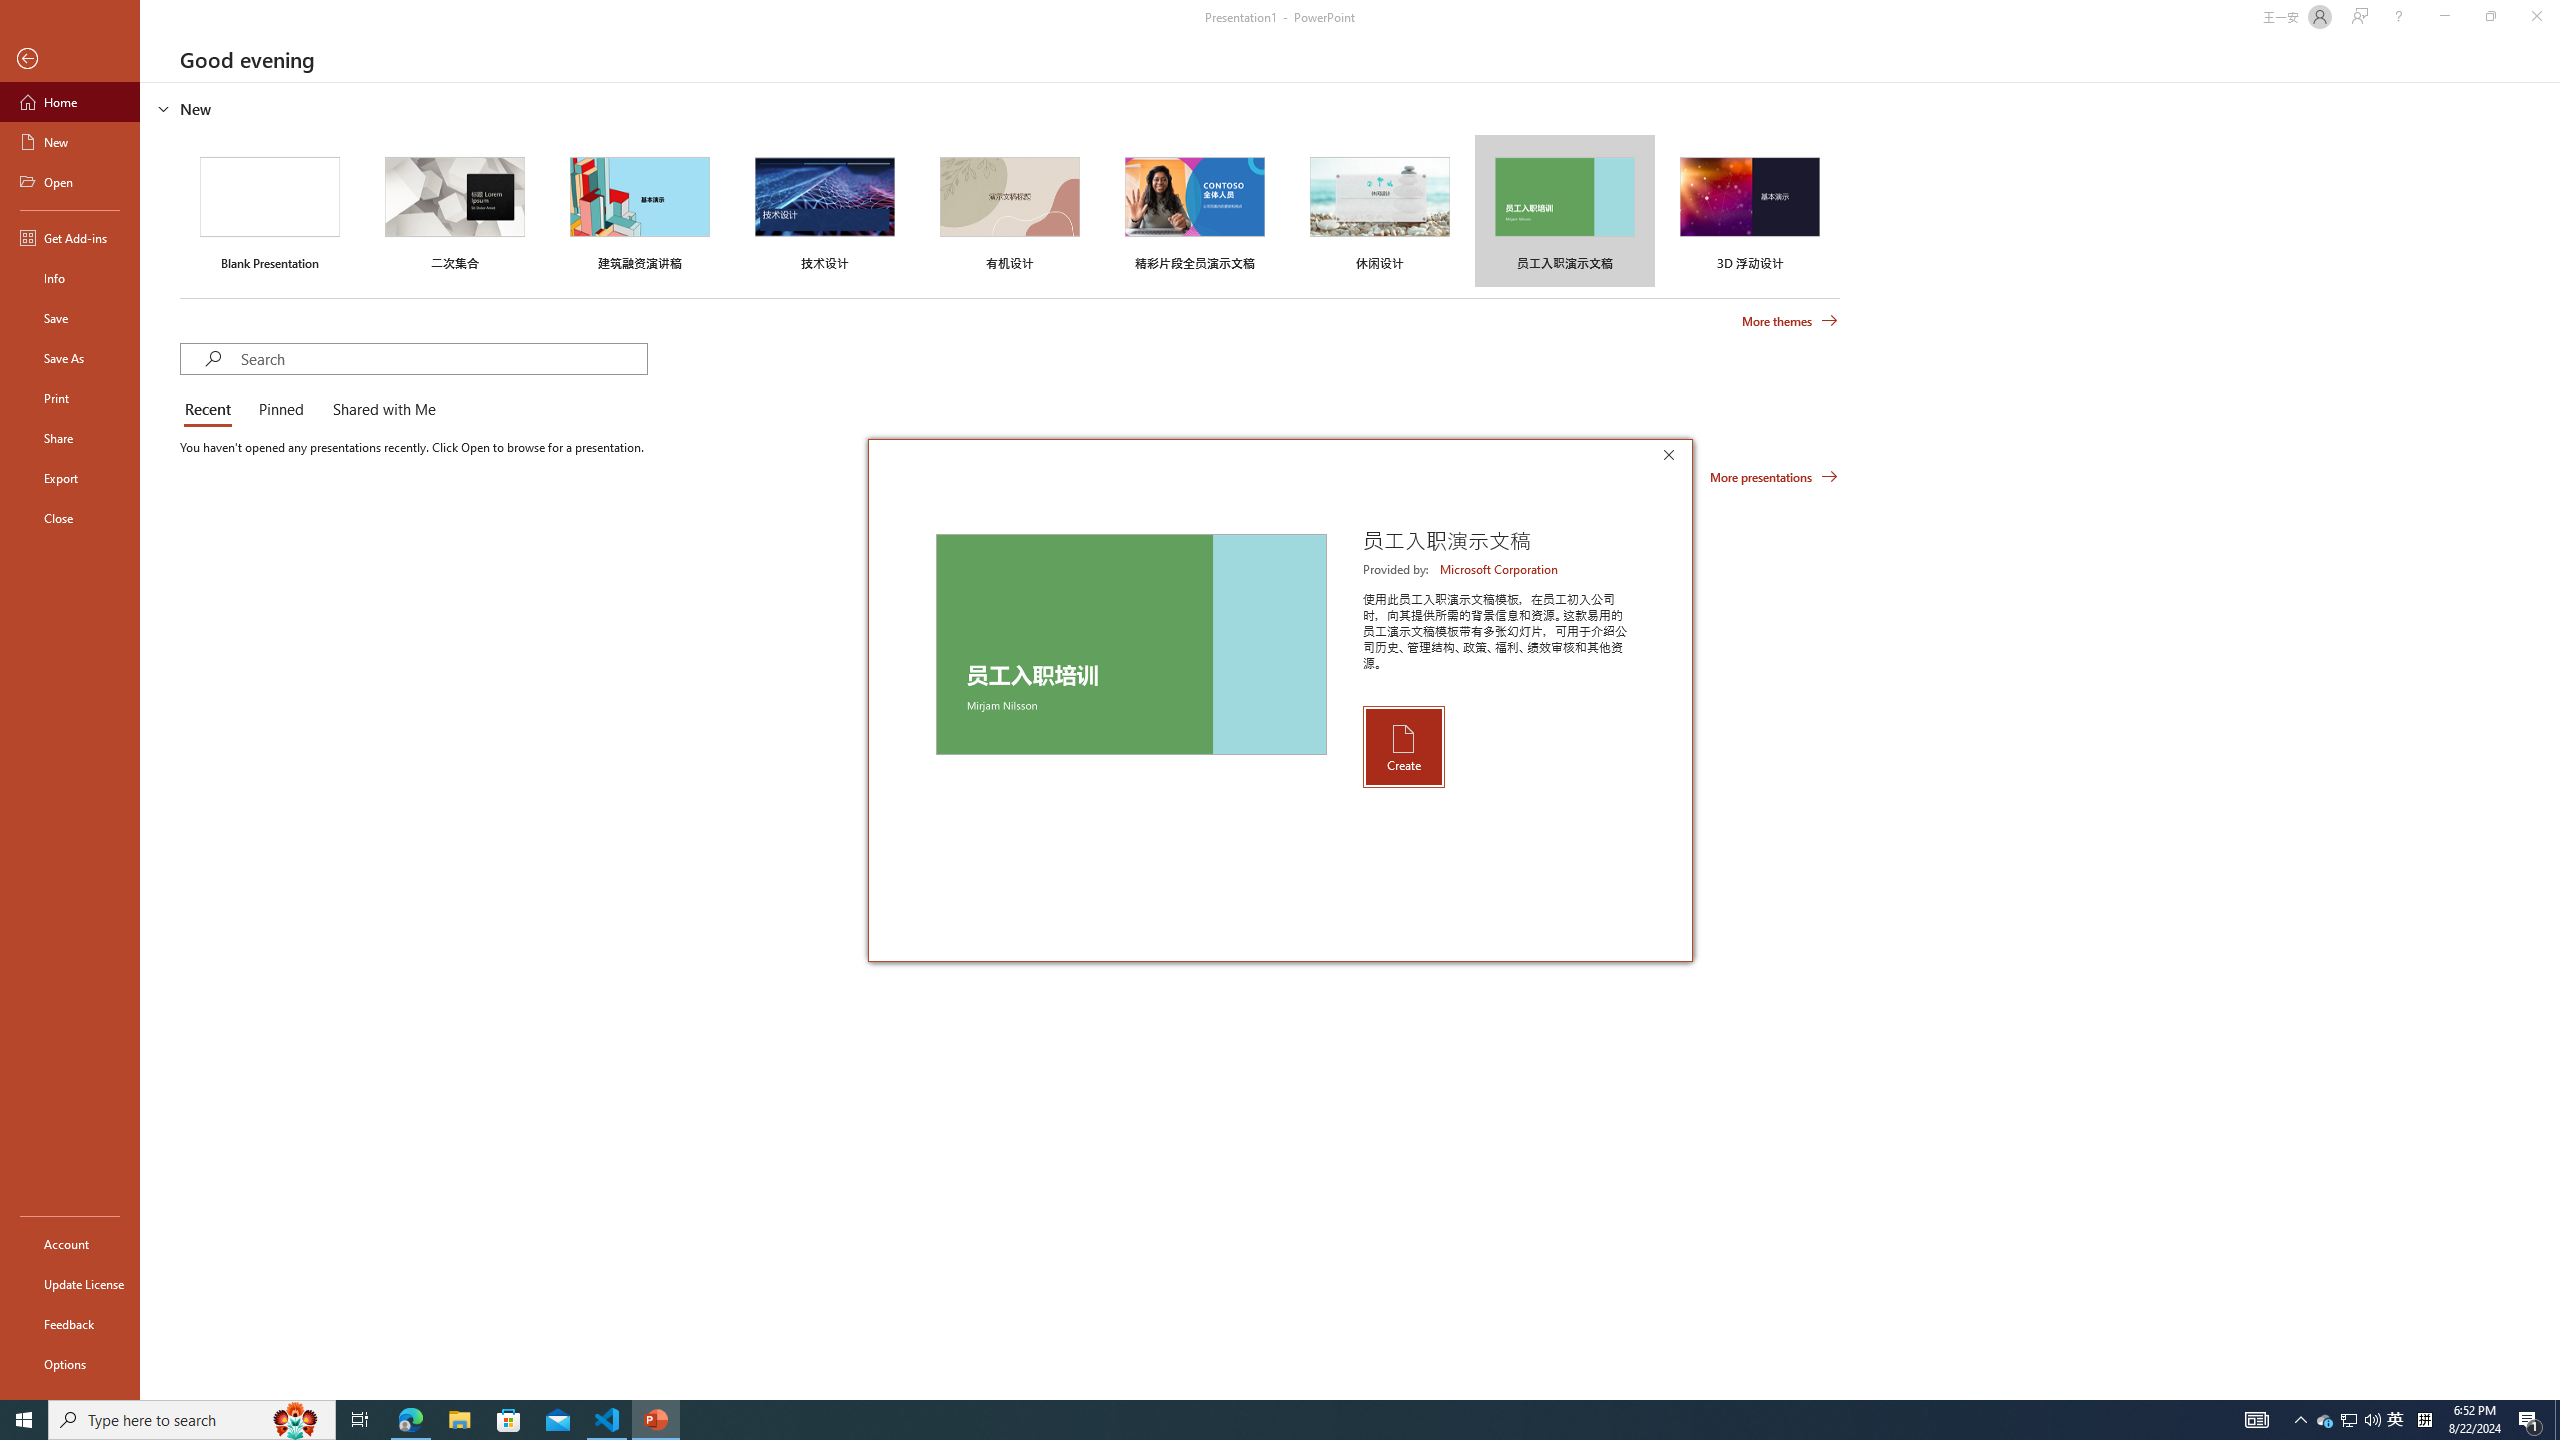 This screenshot has width=2560, height=1440. What do you see at coordinates (69, 1244) in the screenshot?
I see `'Account'` at bounding box center [69, 1244].